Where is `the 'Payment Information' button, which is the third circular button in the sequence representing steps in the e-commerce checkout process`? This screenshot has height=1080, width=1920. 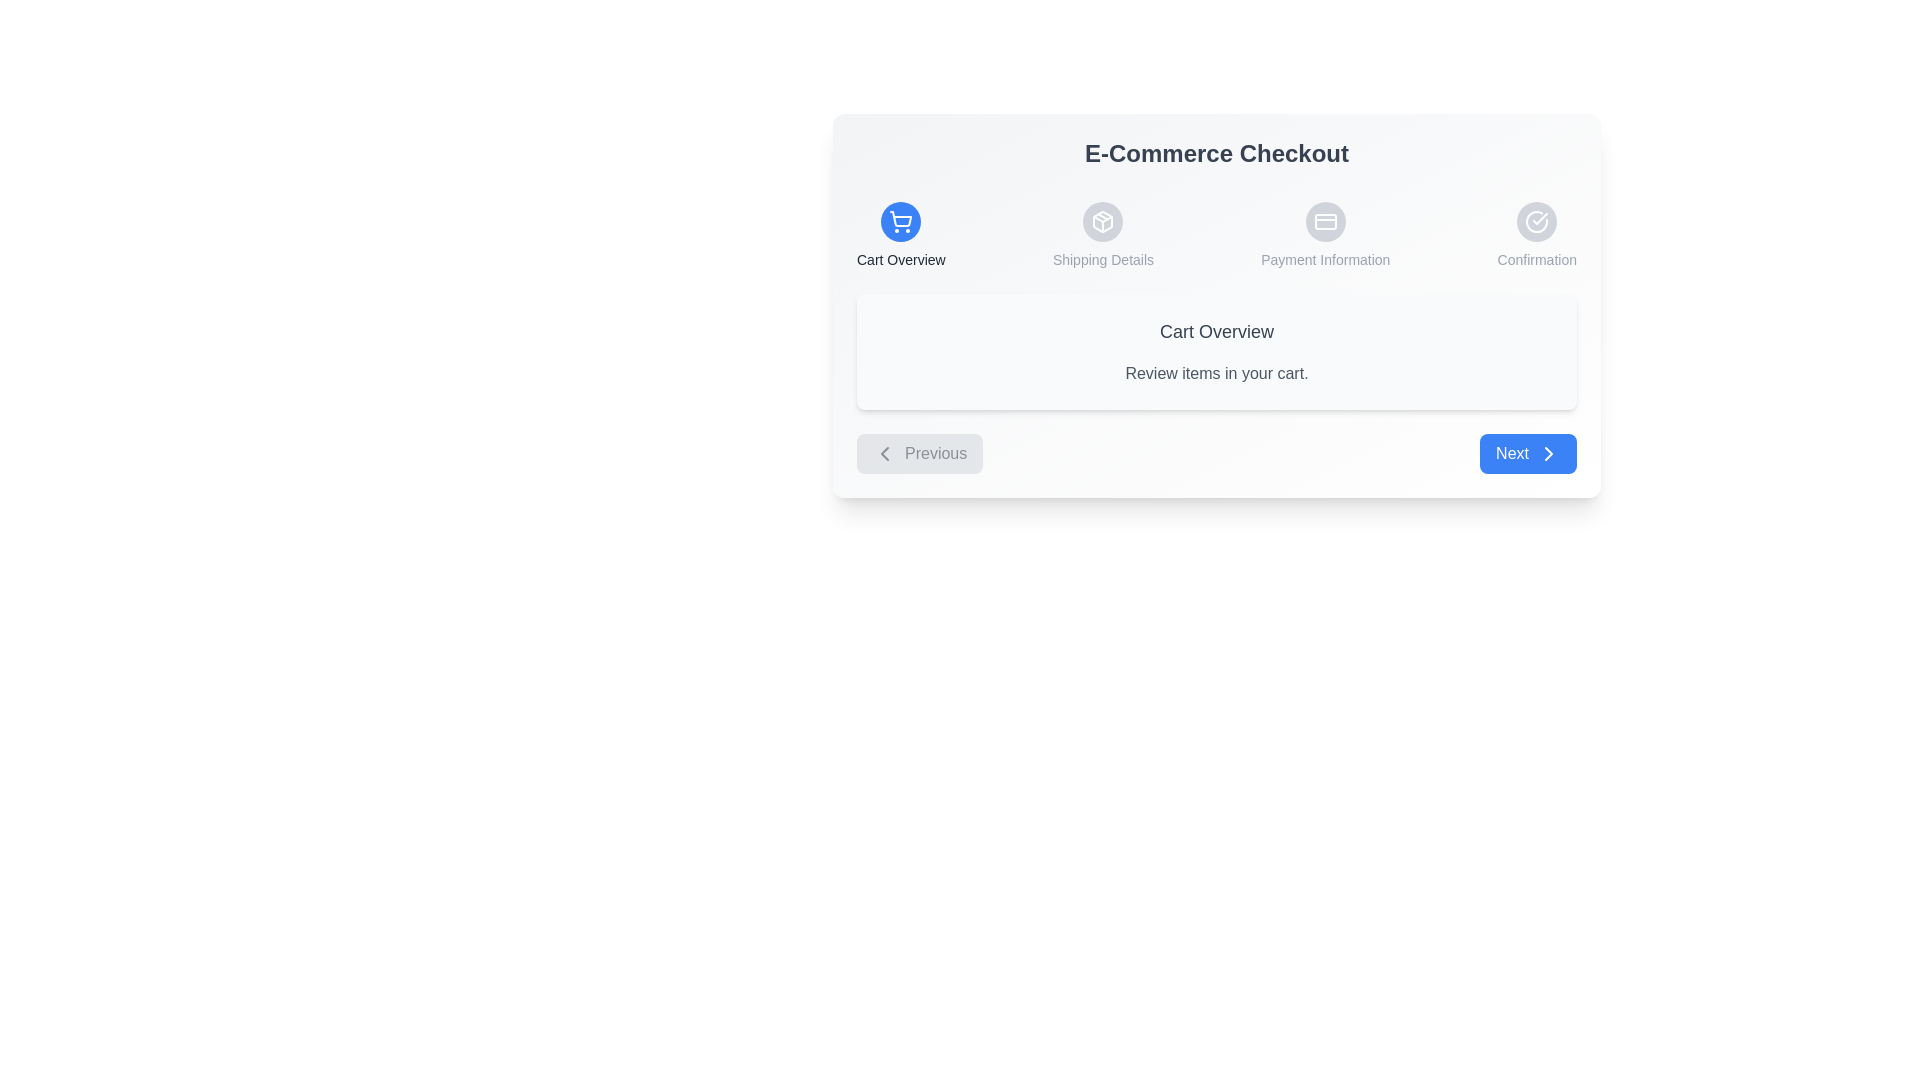
the 'Payment Information' button, which is the third circular button in the sequence representing steps in the e-commerce checkout process is located at coordinates (1325, 222).